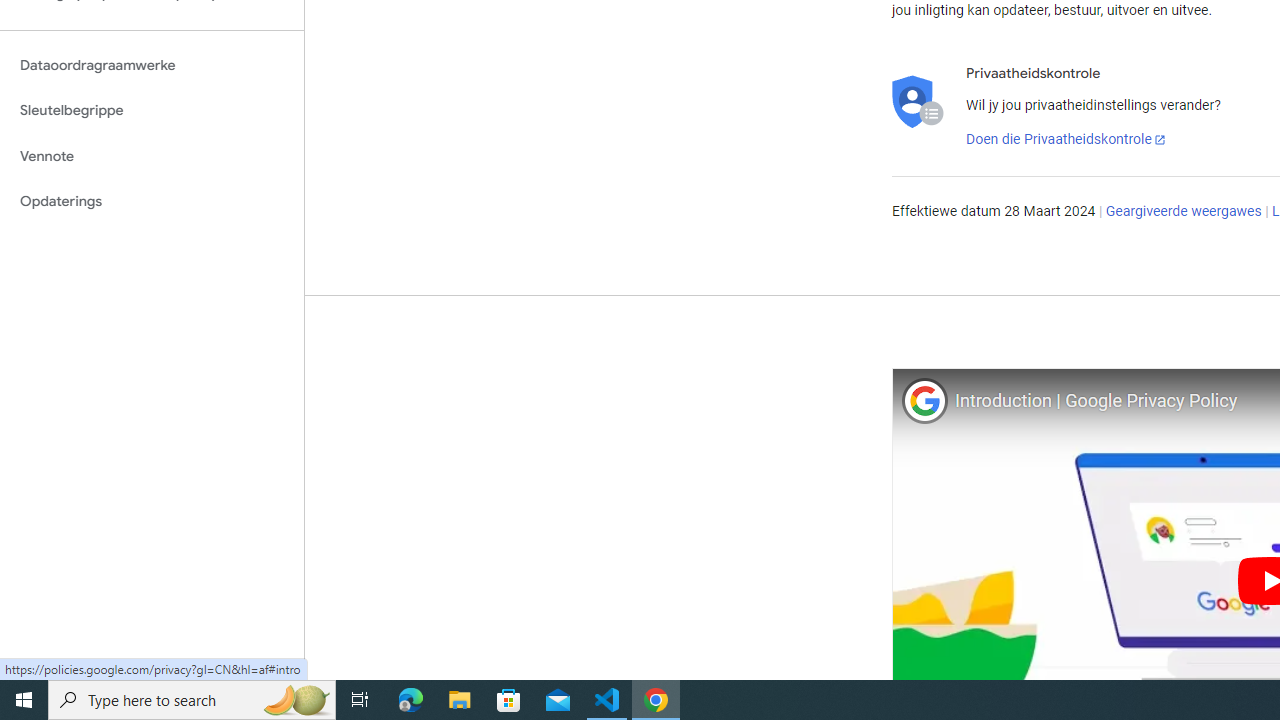 The width and height of the screenshot is (1280, 720). I want to click on 'Dataoordragraamwerke', so click(151, 64).